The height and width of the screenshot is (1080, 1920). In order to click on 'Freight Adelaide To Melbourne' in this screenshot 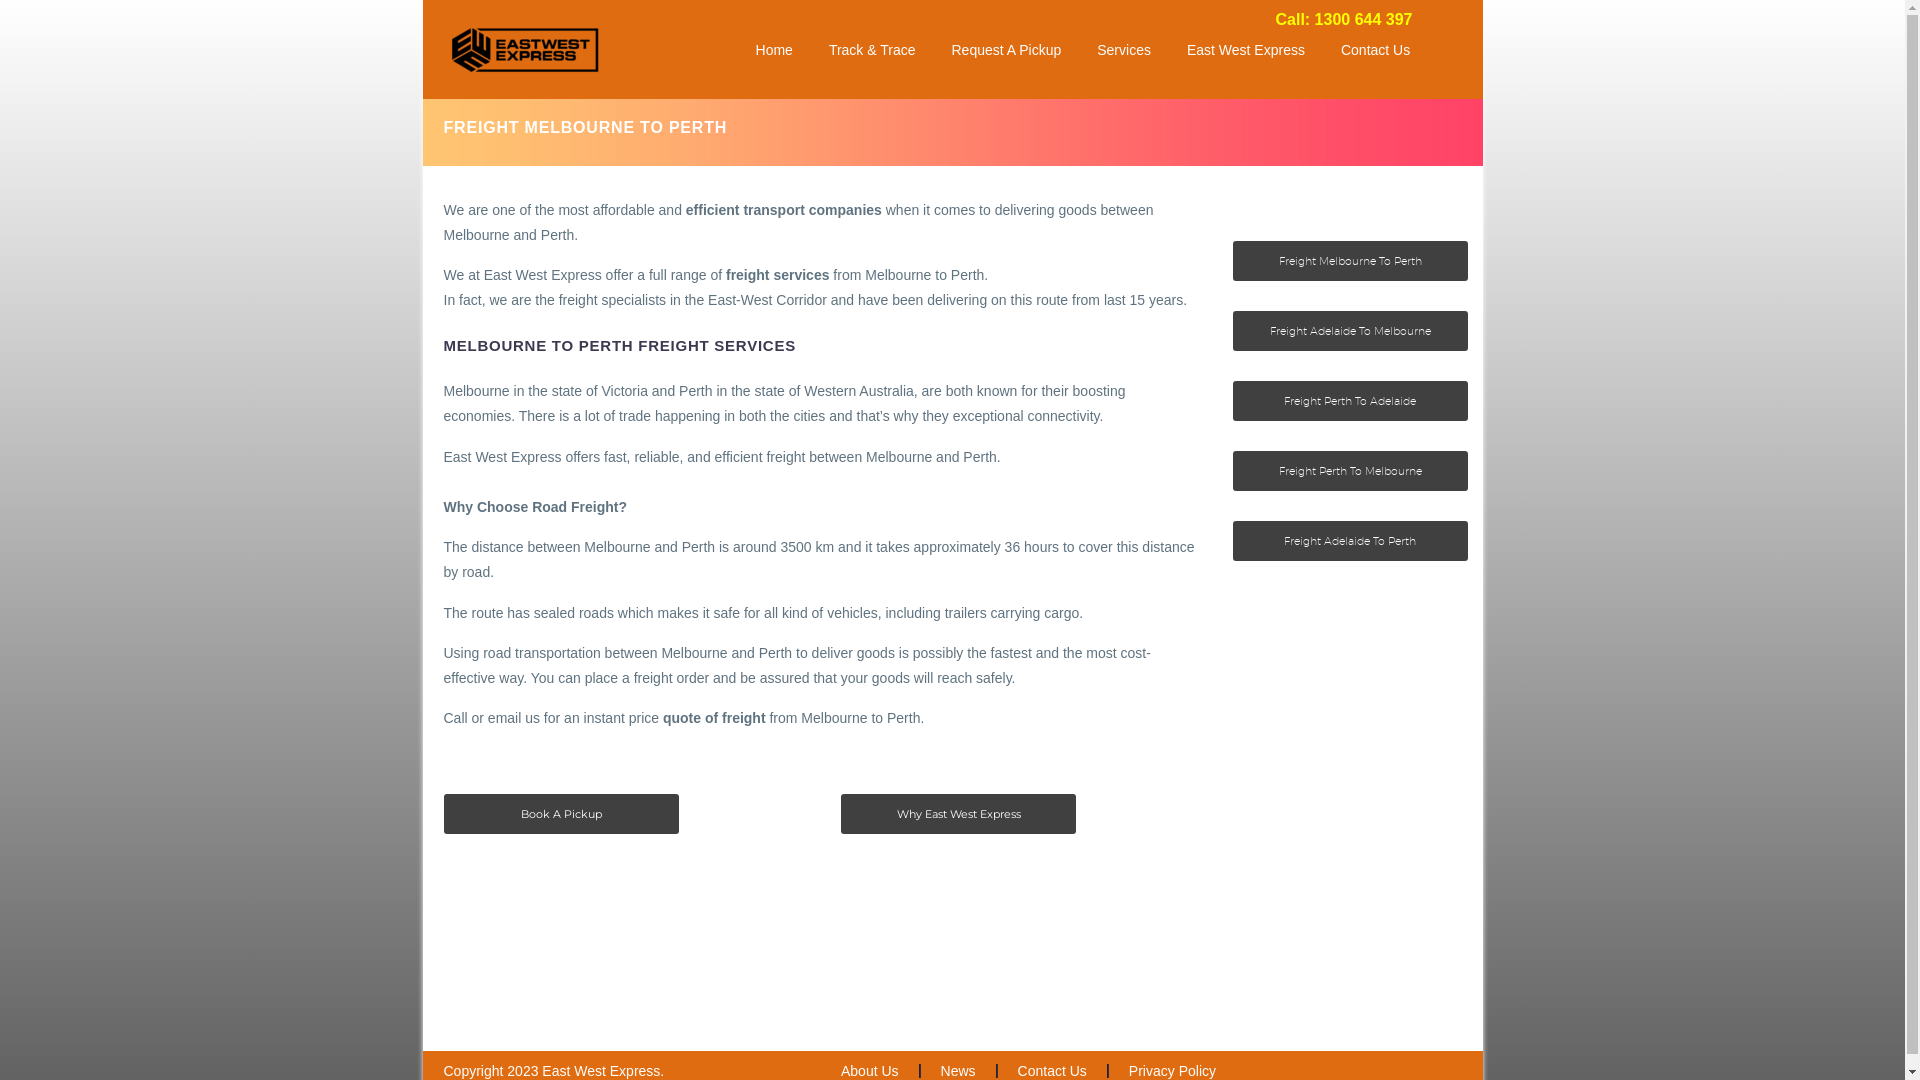, I will do `click(1349, 330)`.